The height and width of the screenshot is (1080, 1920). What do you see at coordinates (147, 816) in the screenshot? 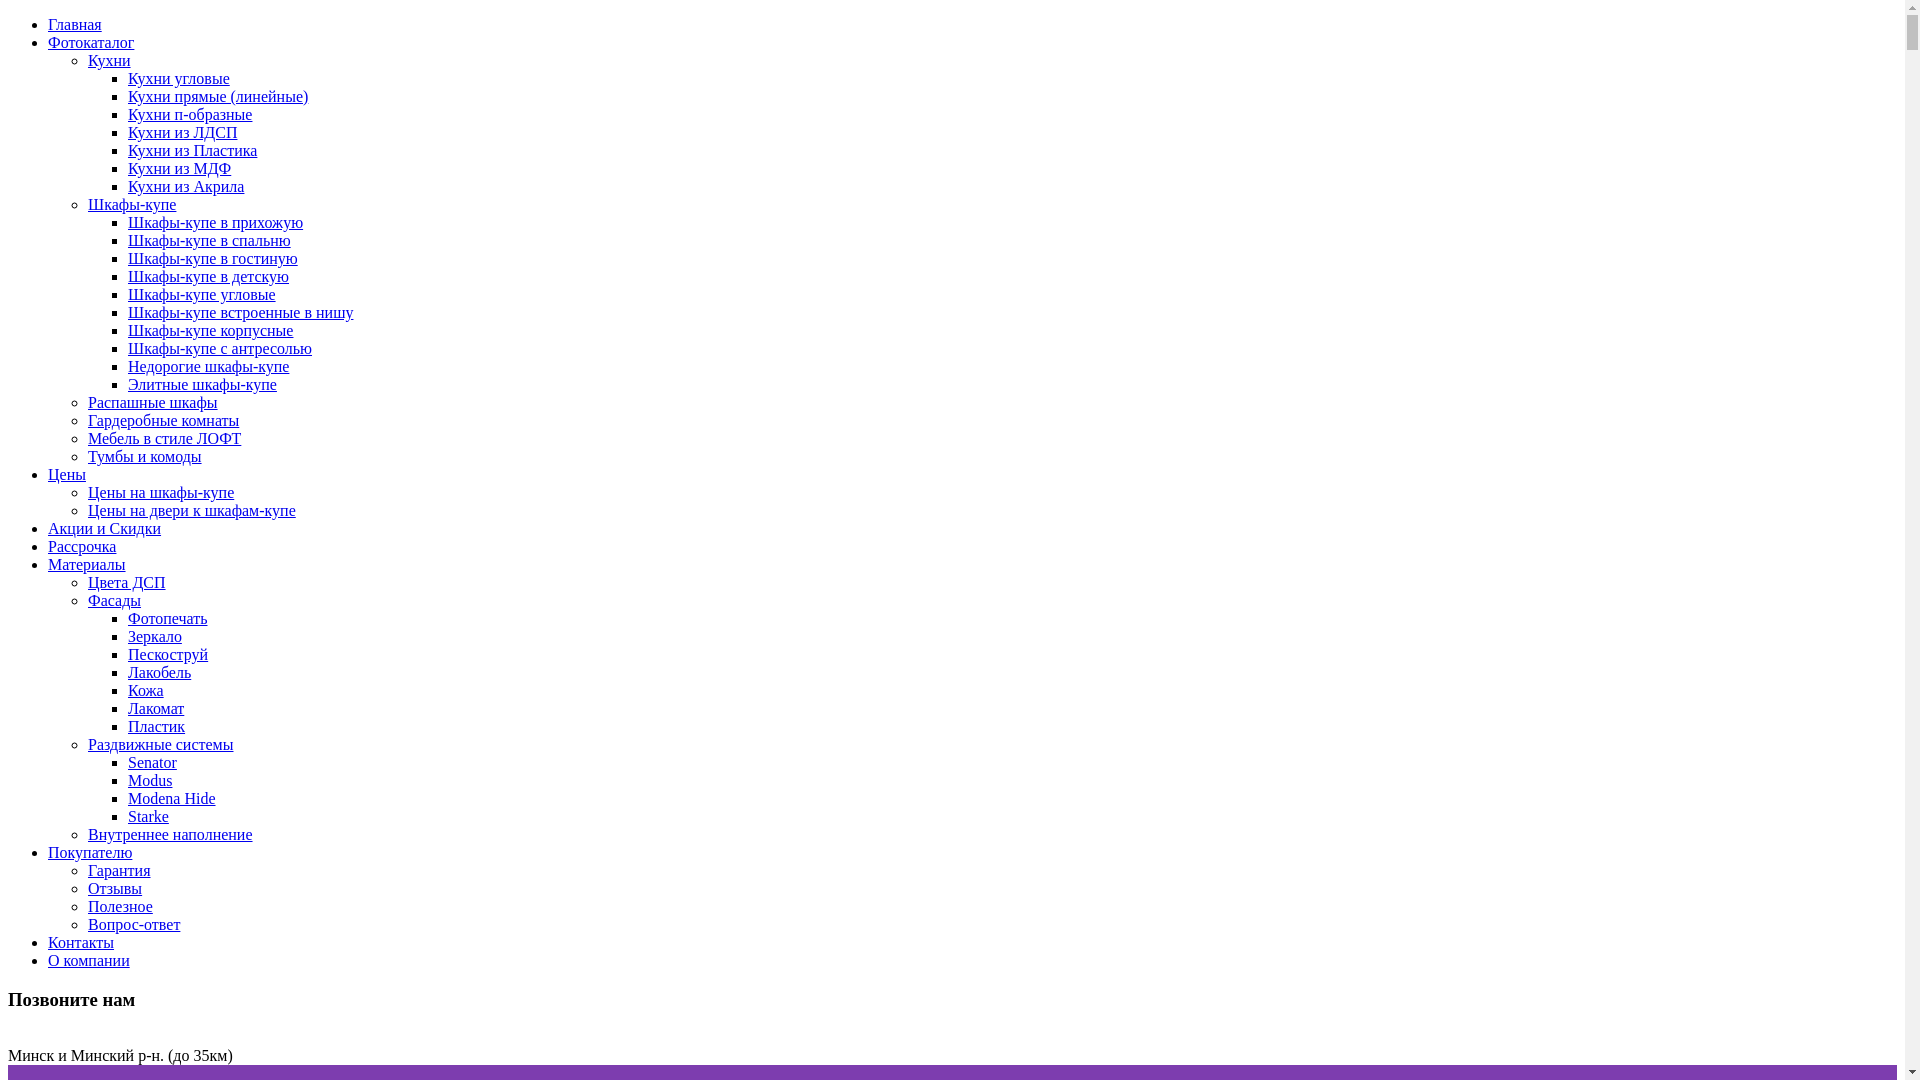
I see `'Starke'` at bounding box center [147, 816].